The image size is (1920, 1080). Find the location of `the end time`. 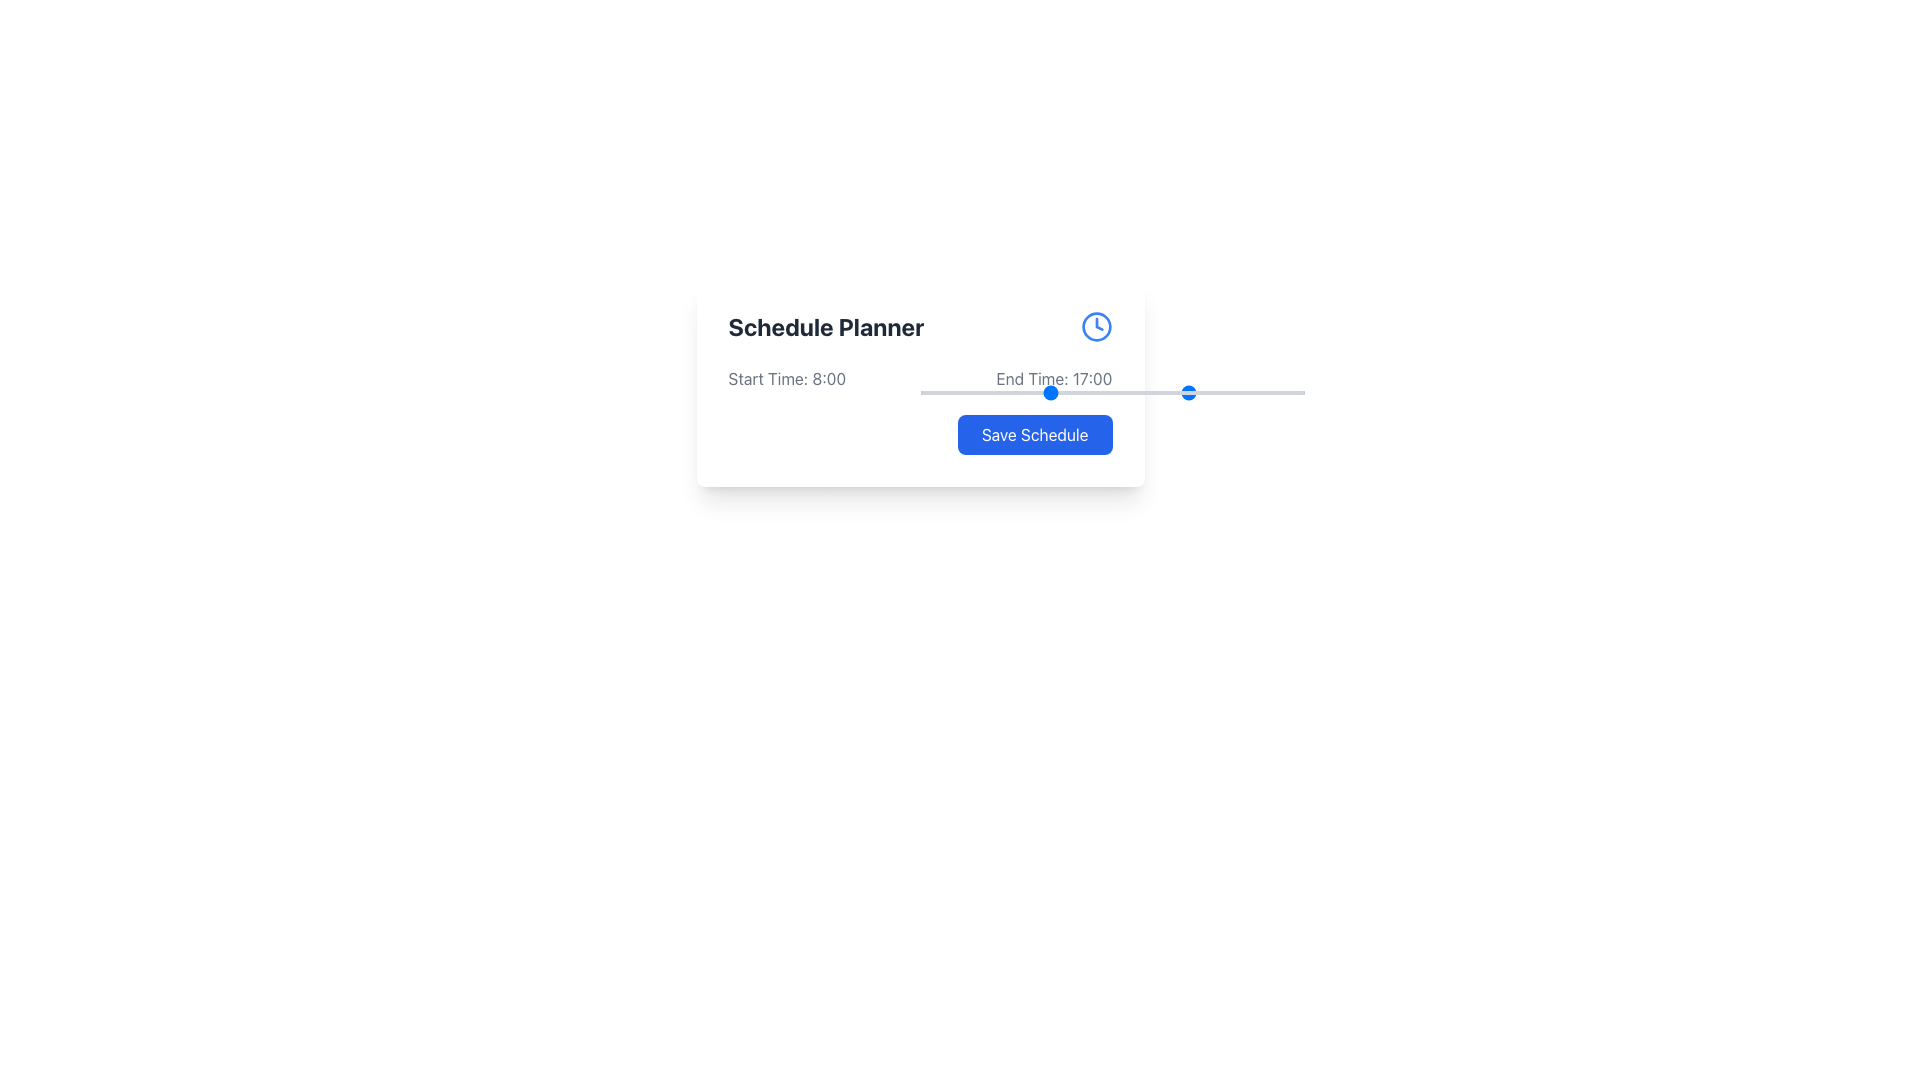

the end time is located at coordinates (935, 393).